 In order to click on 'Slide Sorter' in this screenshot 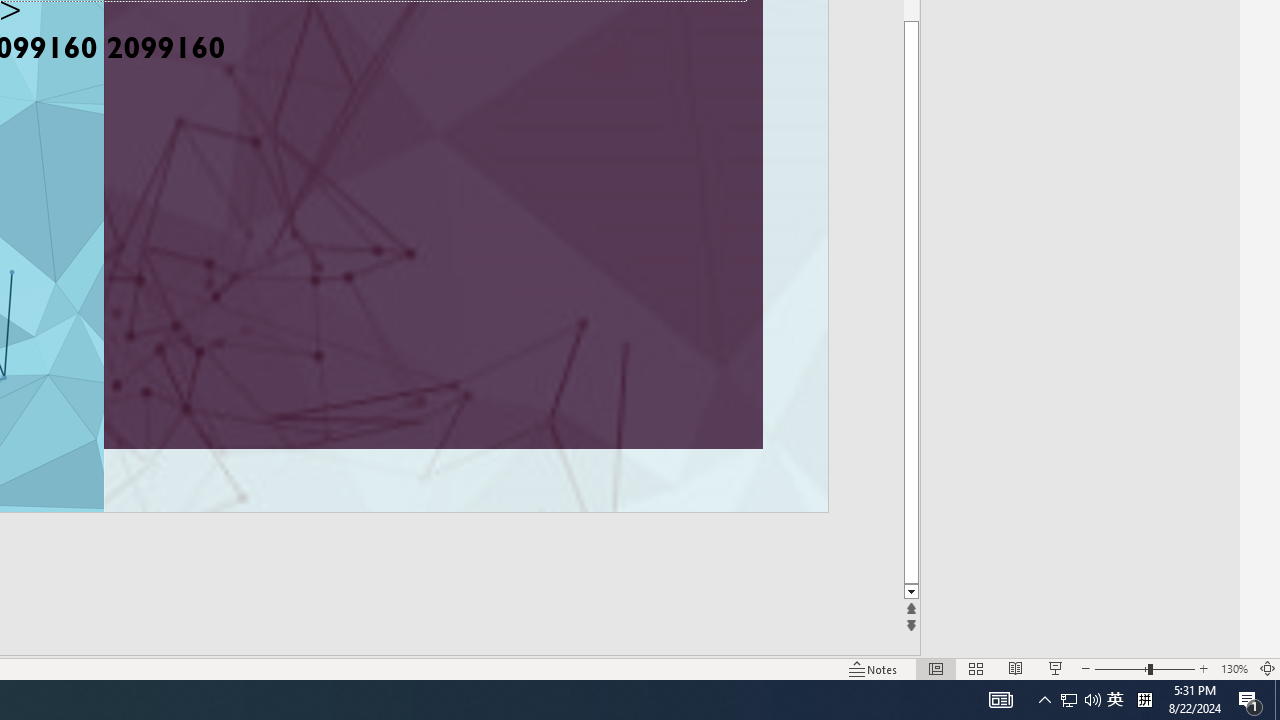, I will do `click(976, 669)`.